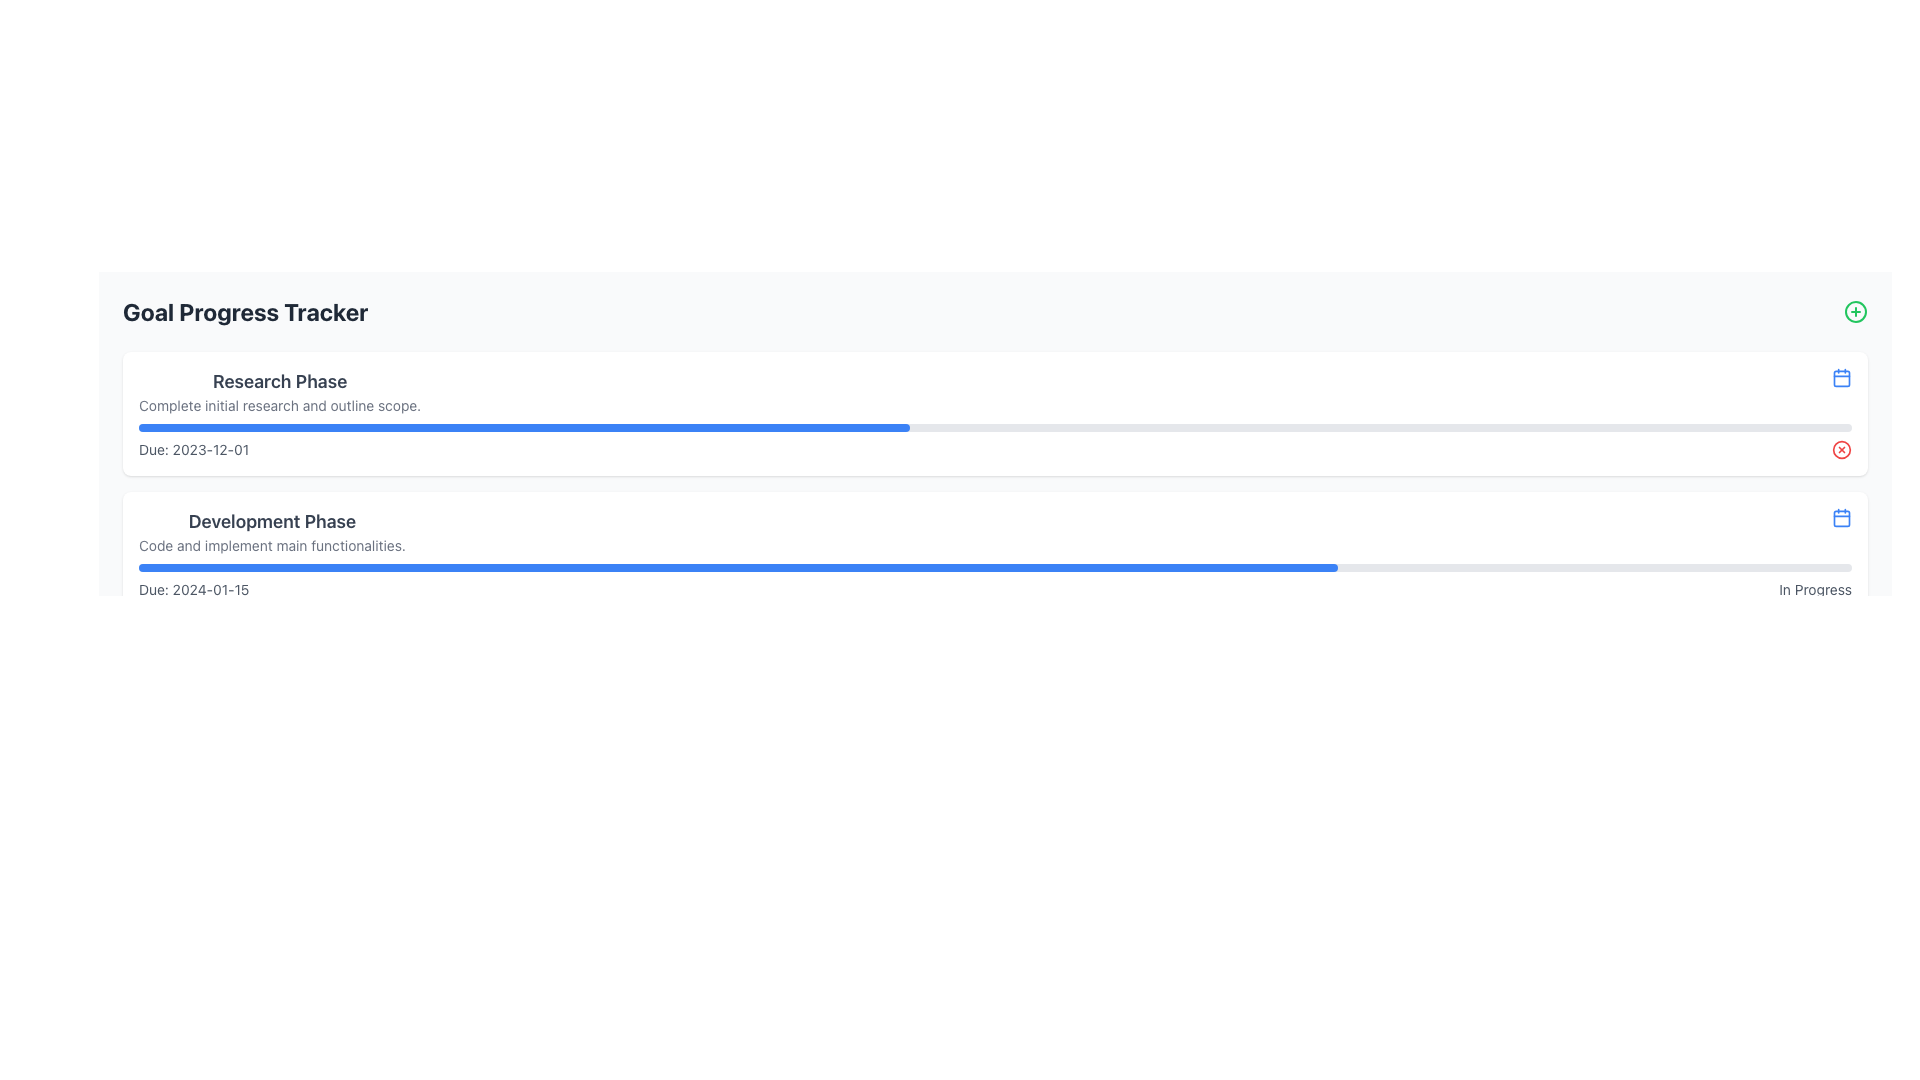  Describe the element at coordinates (737, 567) in the screenshot. I see `the blue progress indicator bar located within the 'Development Phase' section of the 'Goal Progress Tracker', which fills 70% of the light gray track` at that location.